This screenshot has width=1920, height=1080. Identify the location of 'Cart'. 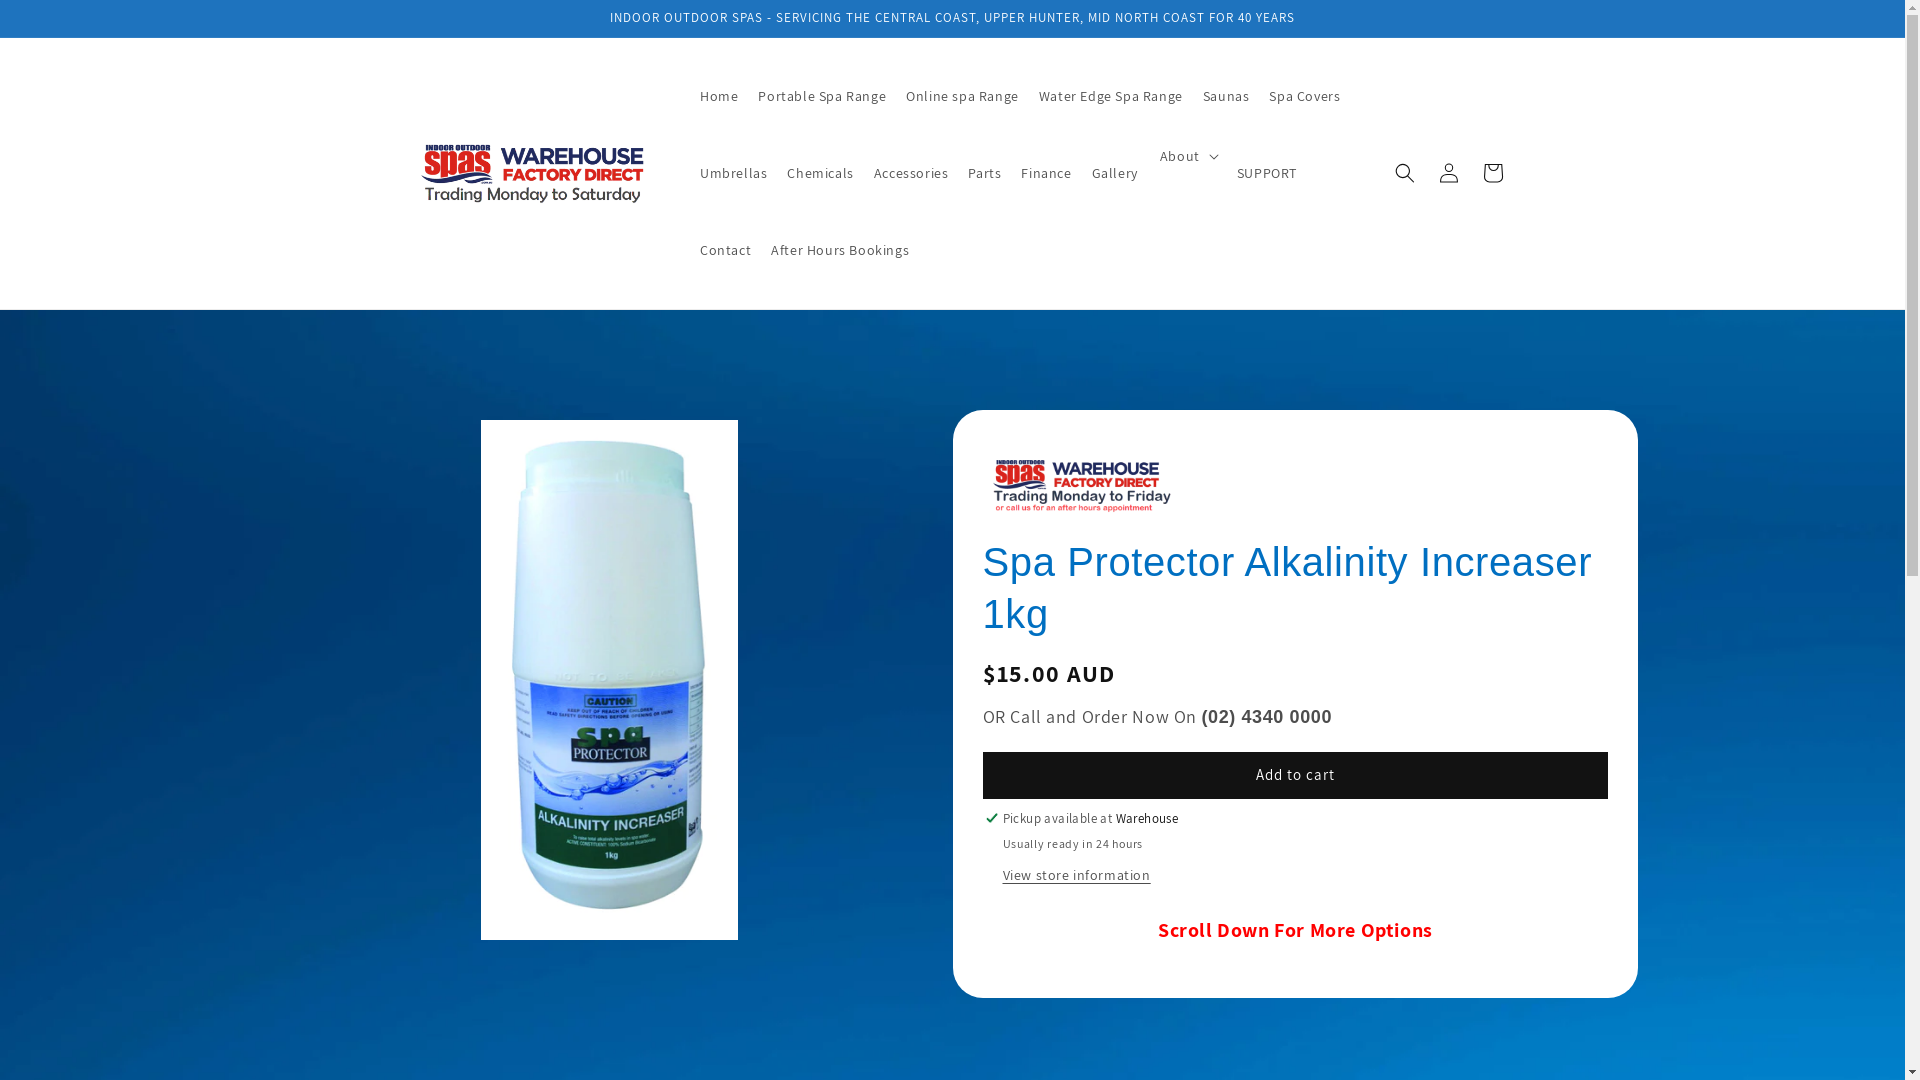
(1492, 172).